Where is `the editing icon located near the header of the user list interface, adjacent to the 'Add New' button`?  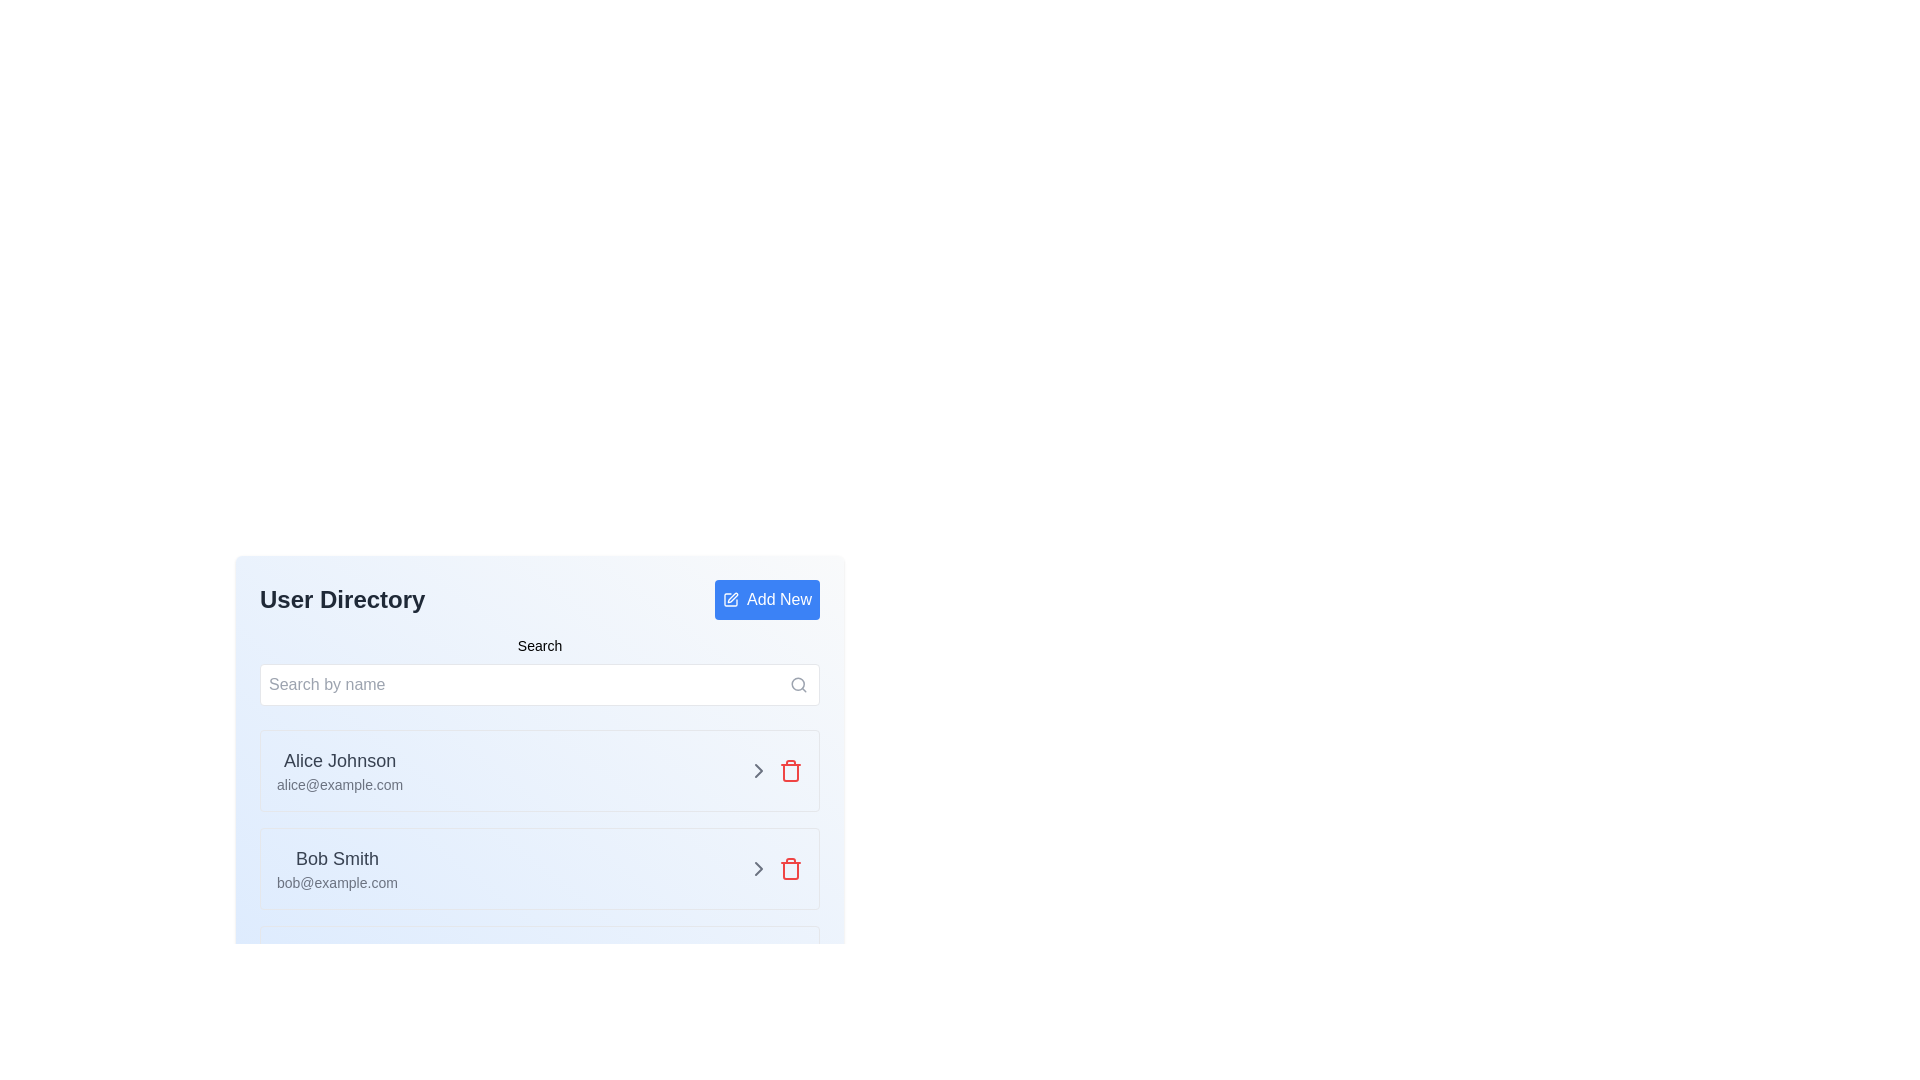 the editing icon located near the header of the user list interface, adjacent to the 'Add New' button is located at coordinates (732, 596).